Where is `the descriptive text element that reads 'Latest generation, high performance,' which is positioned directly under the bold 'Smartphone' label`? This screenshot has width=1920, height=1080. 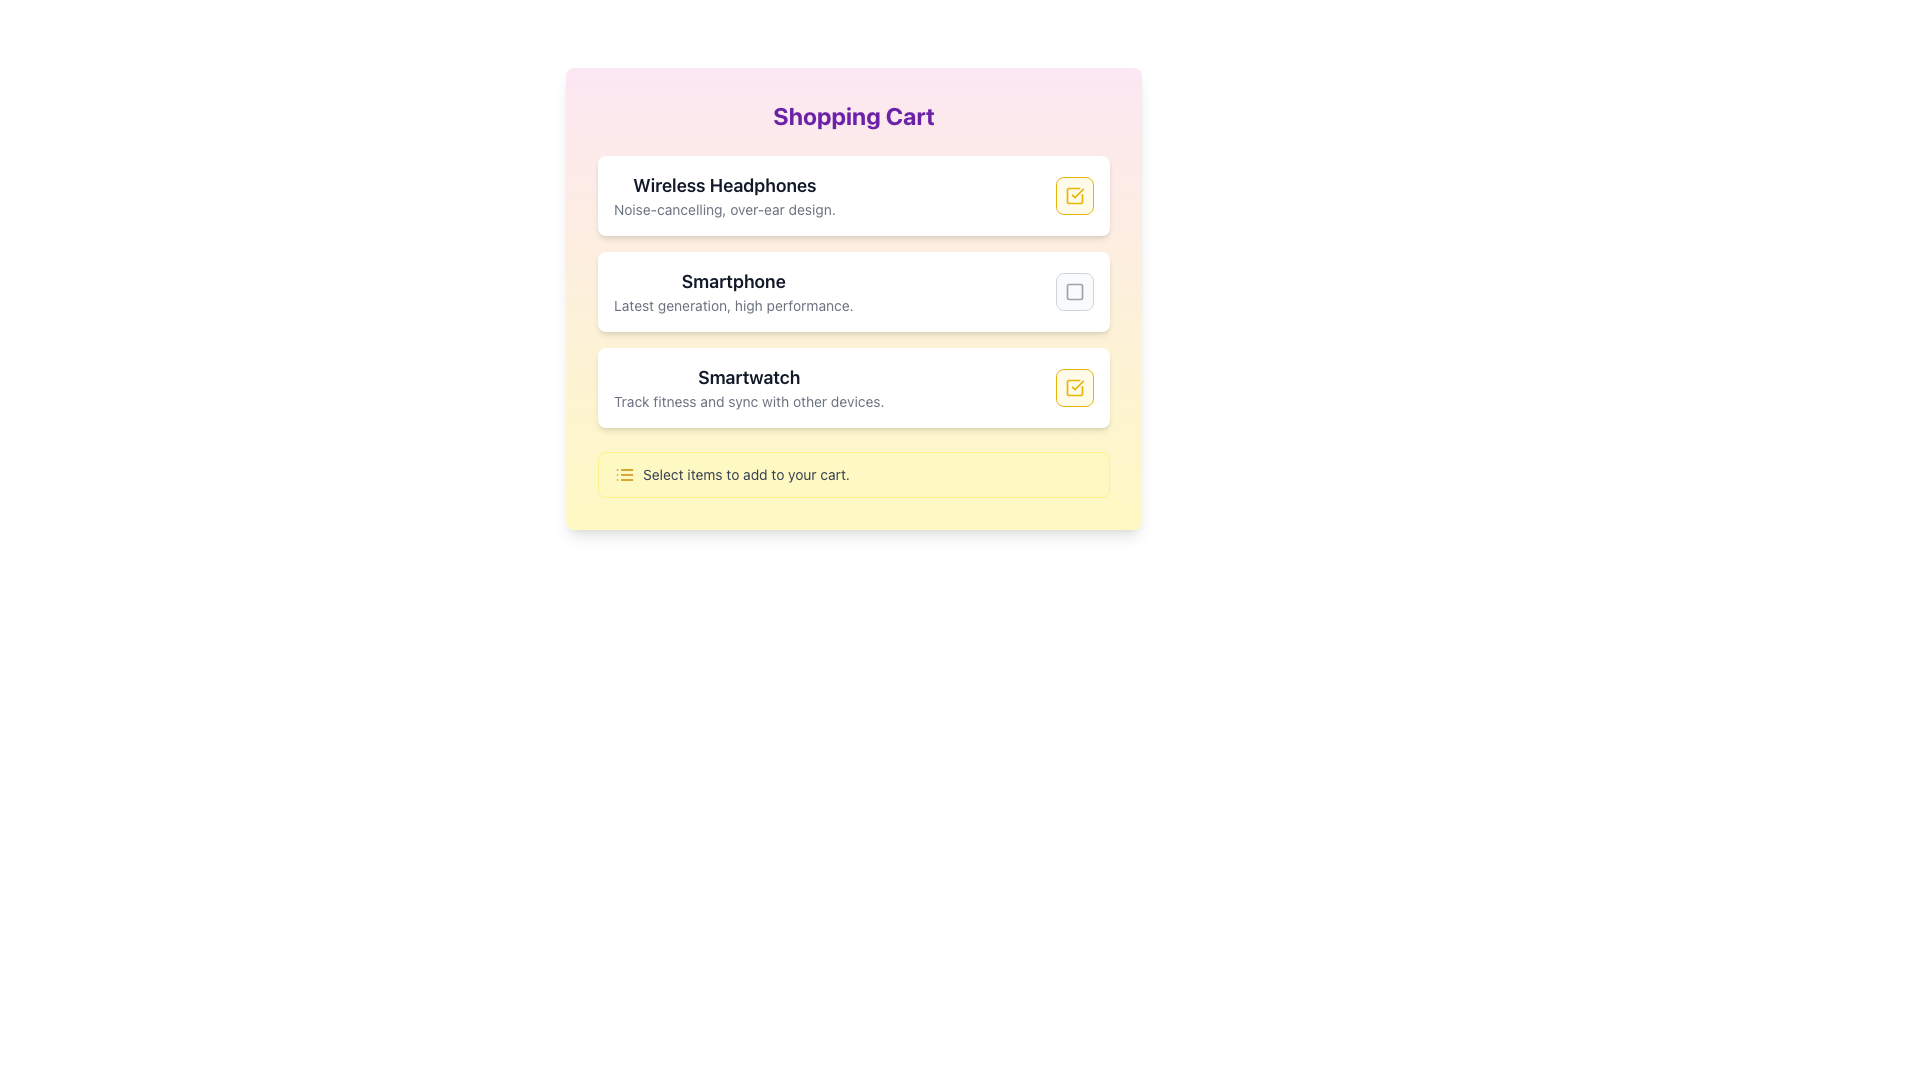 the descriptive text element that reads 'Latest generation, high performance,' which is positioned directly under the bold 'Smartphone' label is located at coordinates (732, 305).